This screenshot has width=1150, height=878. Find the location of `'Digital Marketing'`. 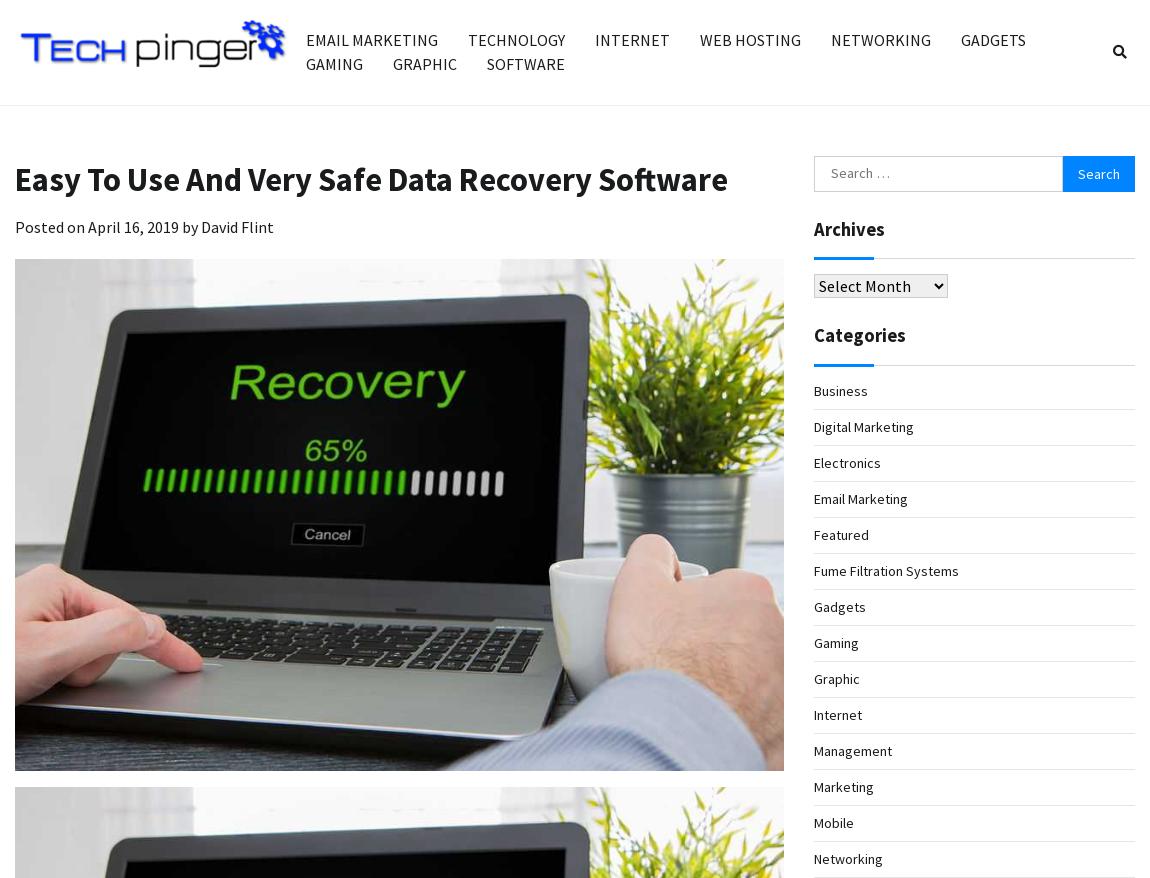

'Digital Marketing' is located at coordinates (812, 426).